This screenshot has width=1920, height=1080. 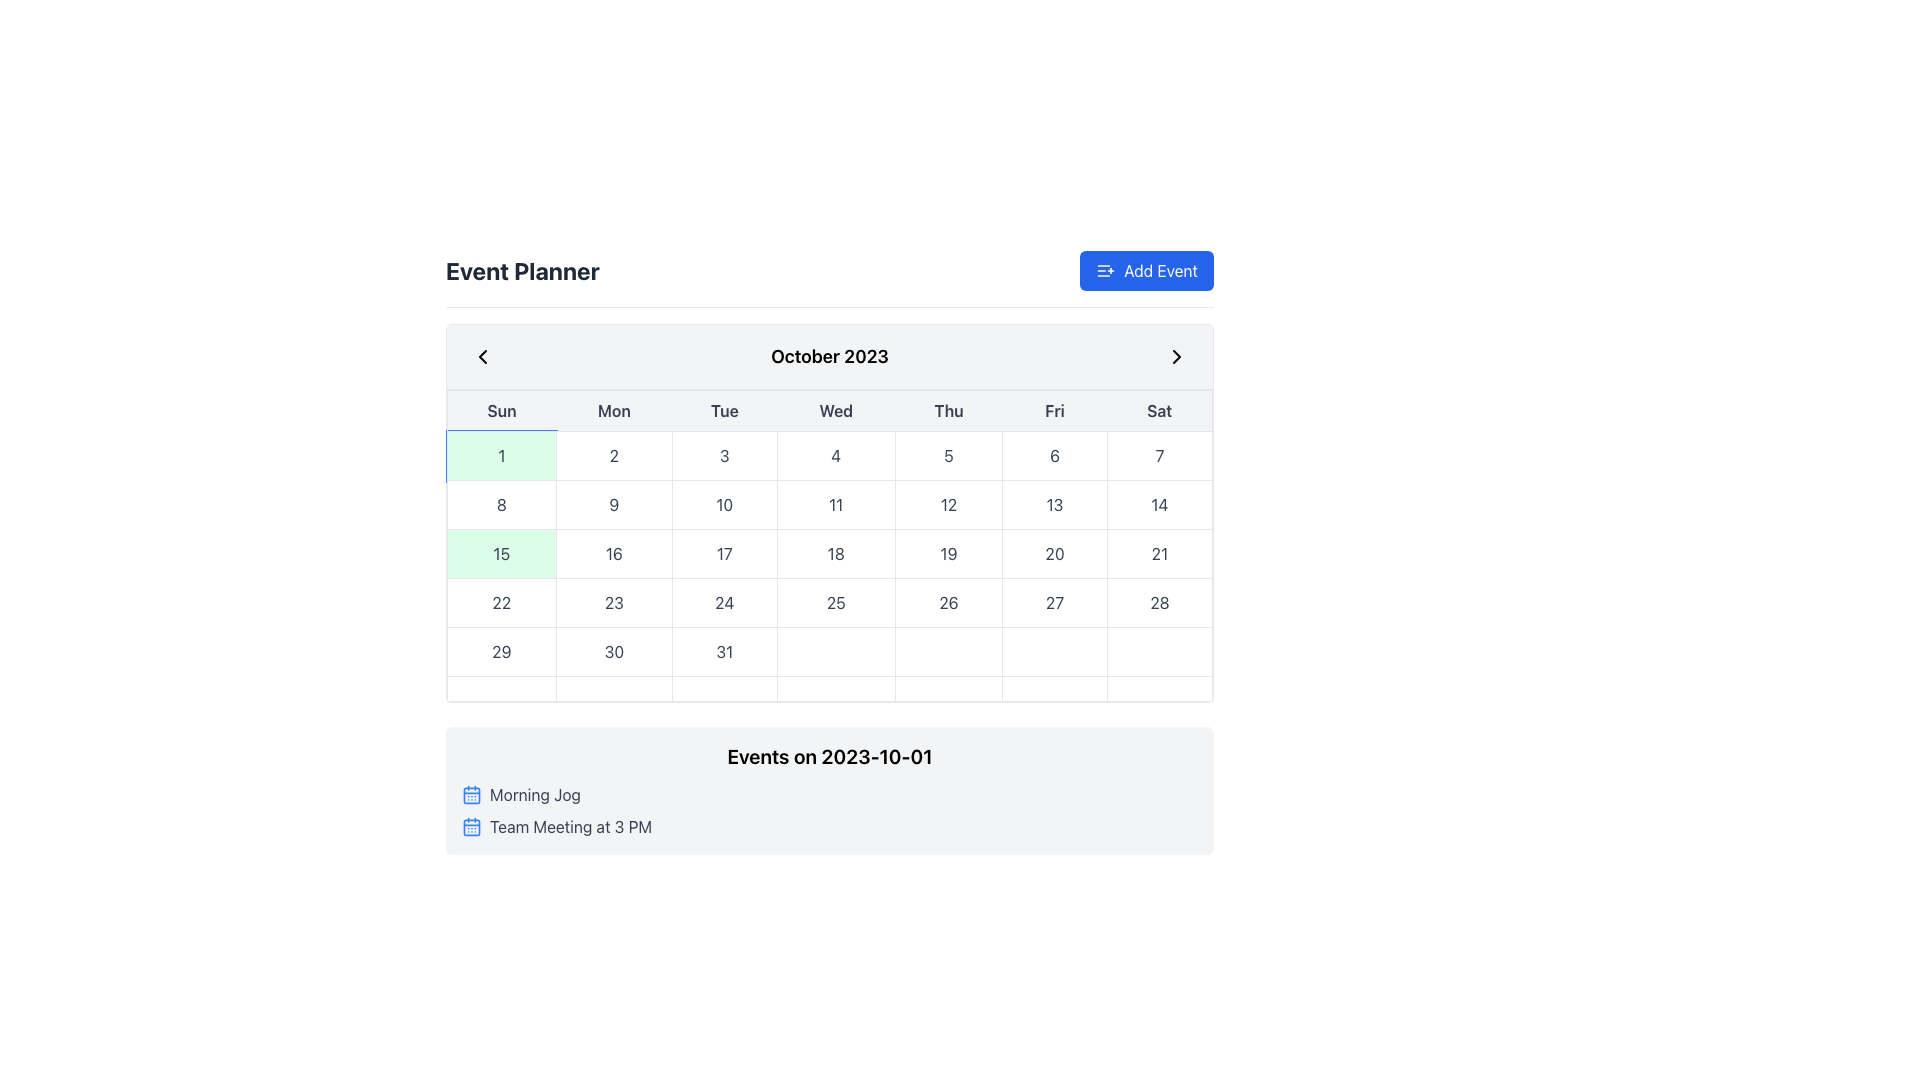 I want to click on the second segment element in the calendar component, so click(x=613, y=688).